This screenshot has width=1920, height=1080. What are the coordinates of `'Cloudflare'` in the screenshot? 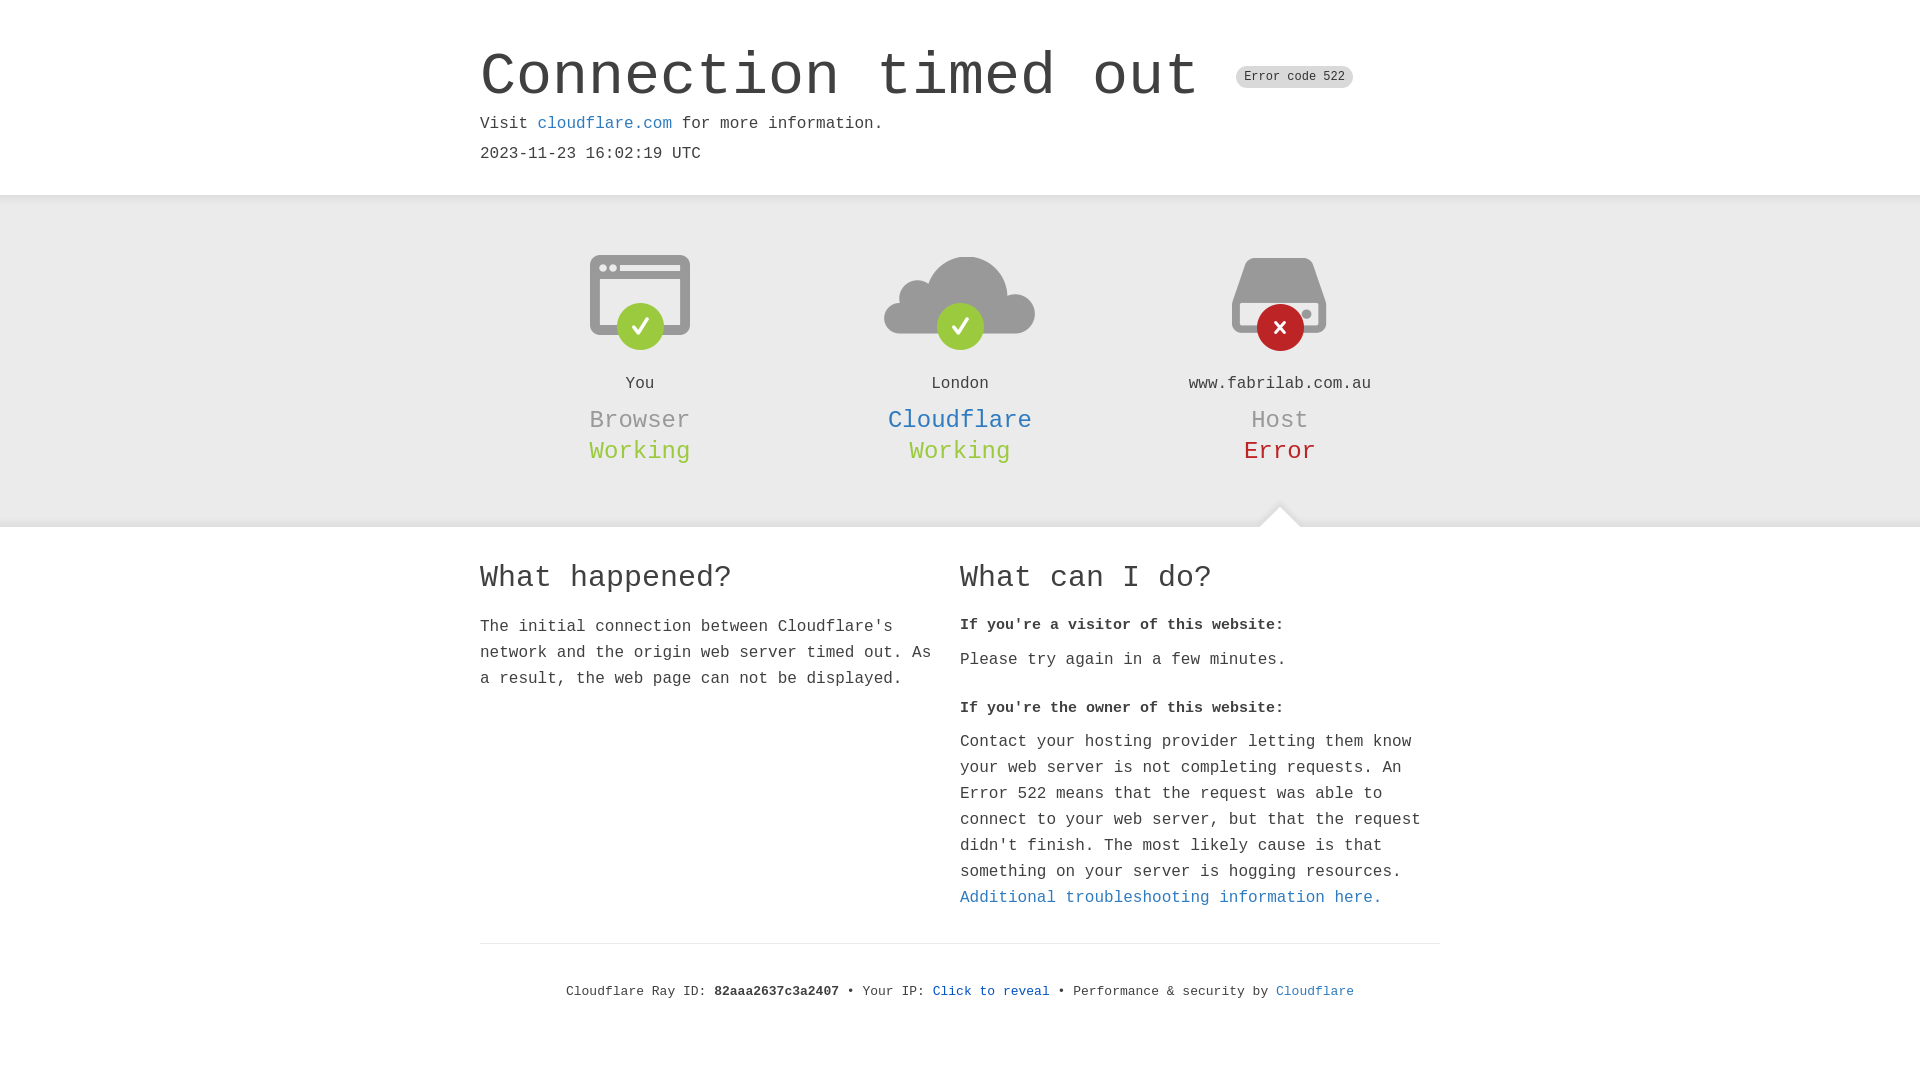 It's located at (960, 419).